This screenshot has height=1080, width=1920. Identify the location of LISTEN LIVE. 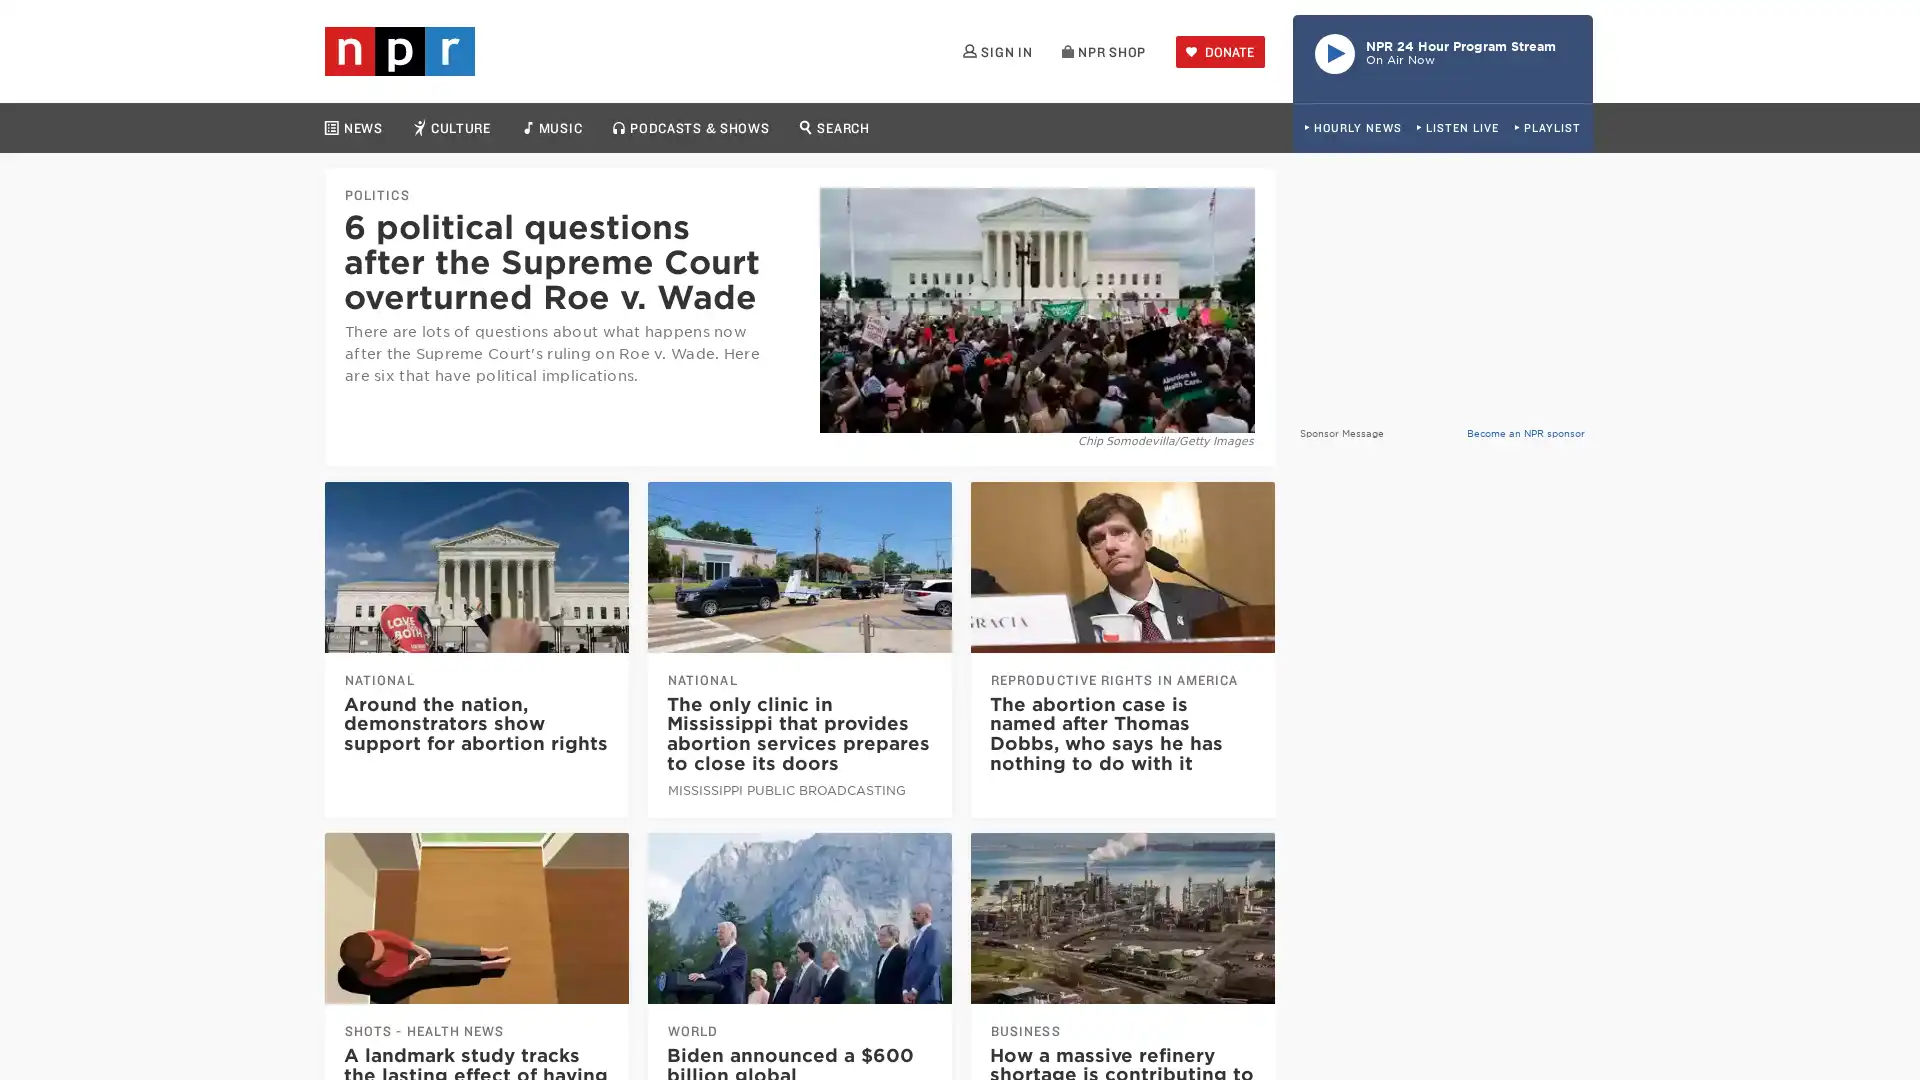
(1457, 128).